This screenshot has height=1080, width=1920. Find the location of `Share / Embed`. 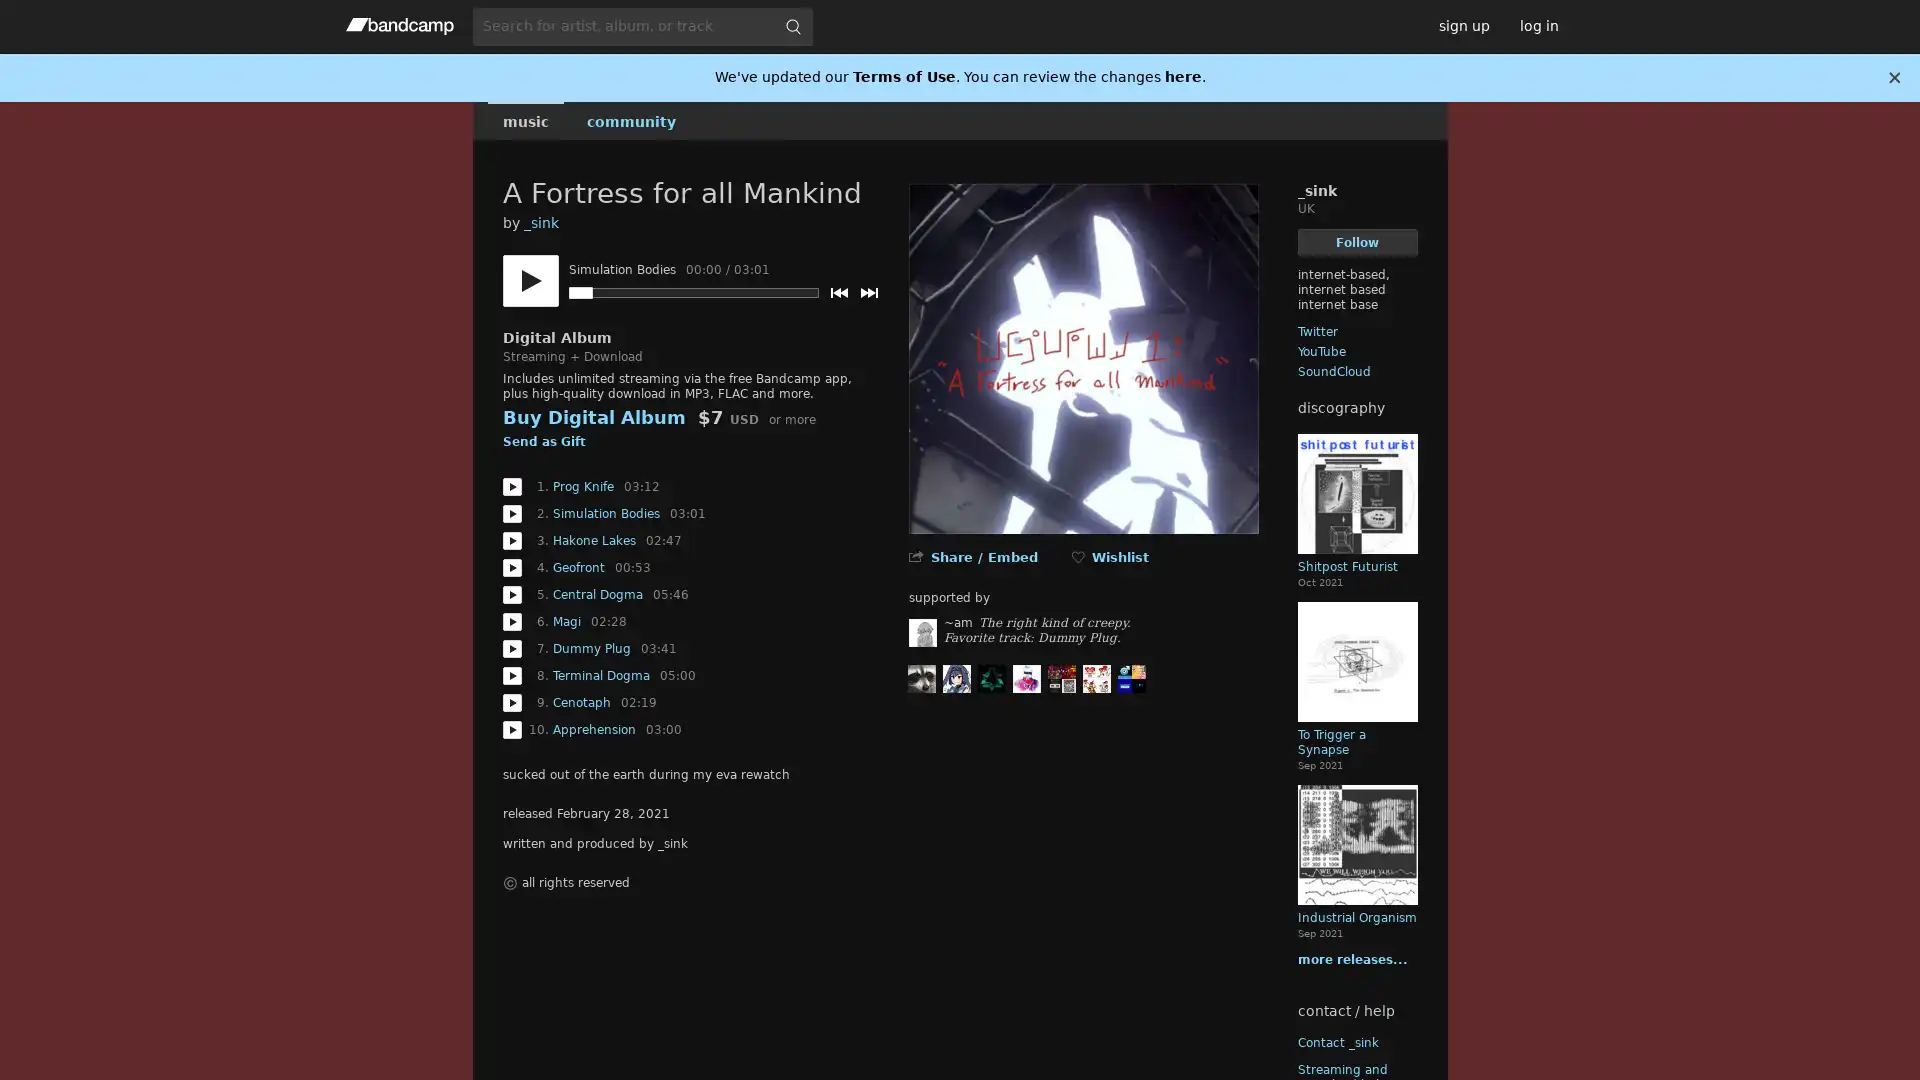

Share / Embed is located at coordinates (983, 557).